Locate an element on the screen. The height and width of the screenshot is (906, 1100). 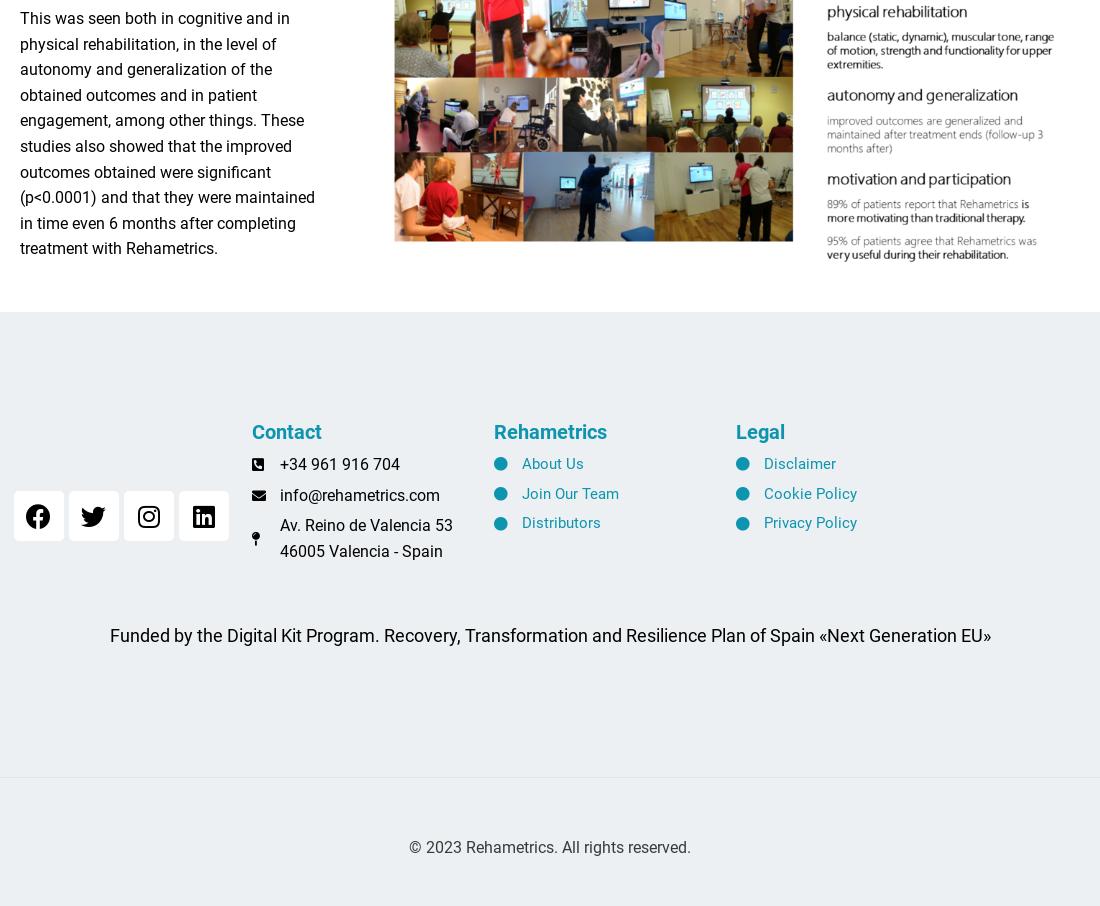
'Contact' is located at coordinates (285, 441).